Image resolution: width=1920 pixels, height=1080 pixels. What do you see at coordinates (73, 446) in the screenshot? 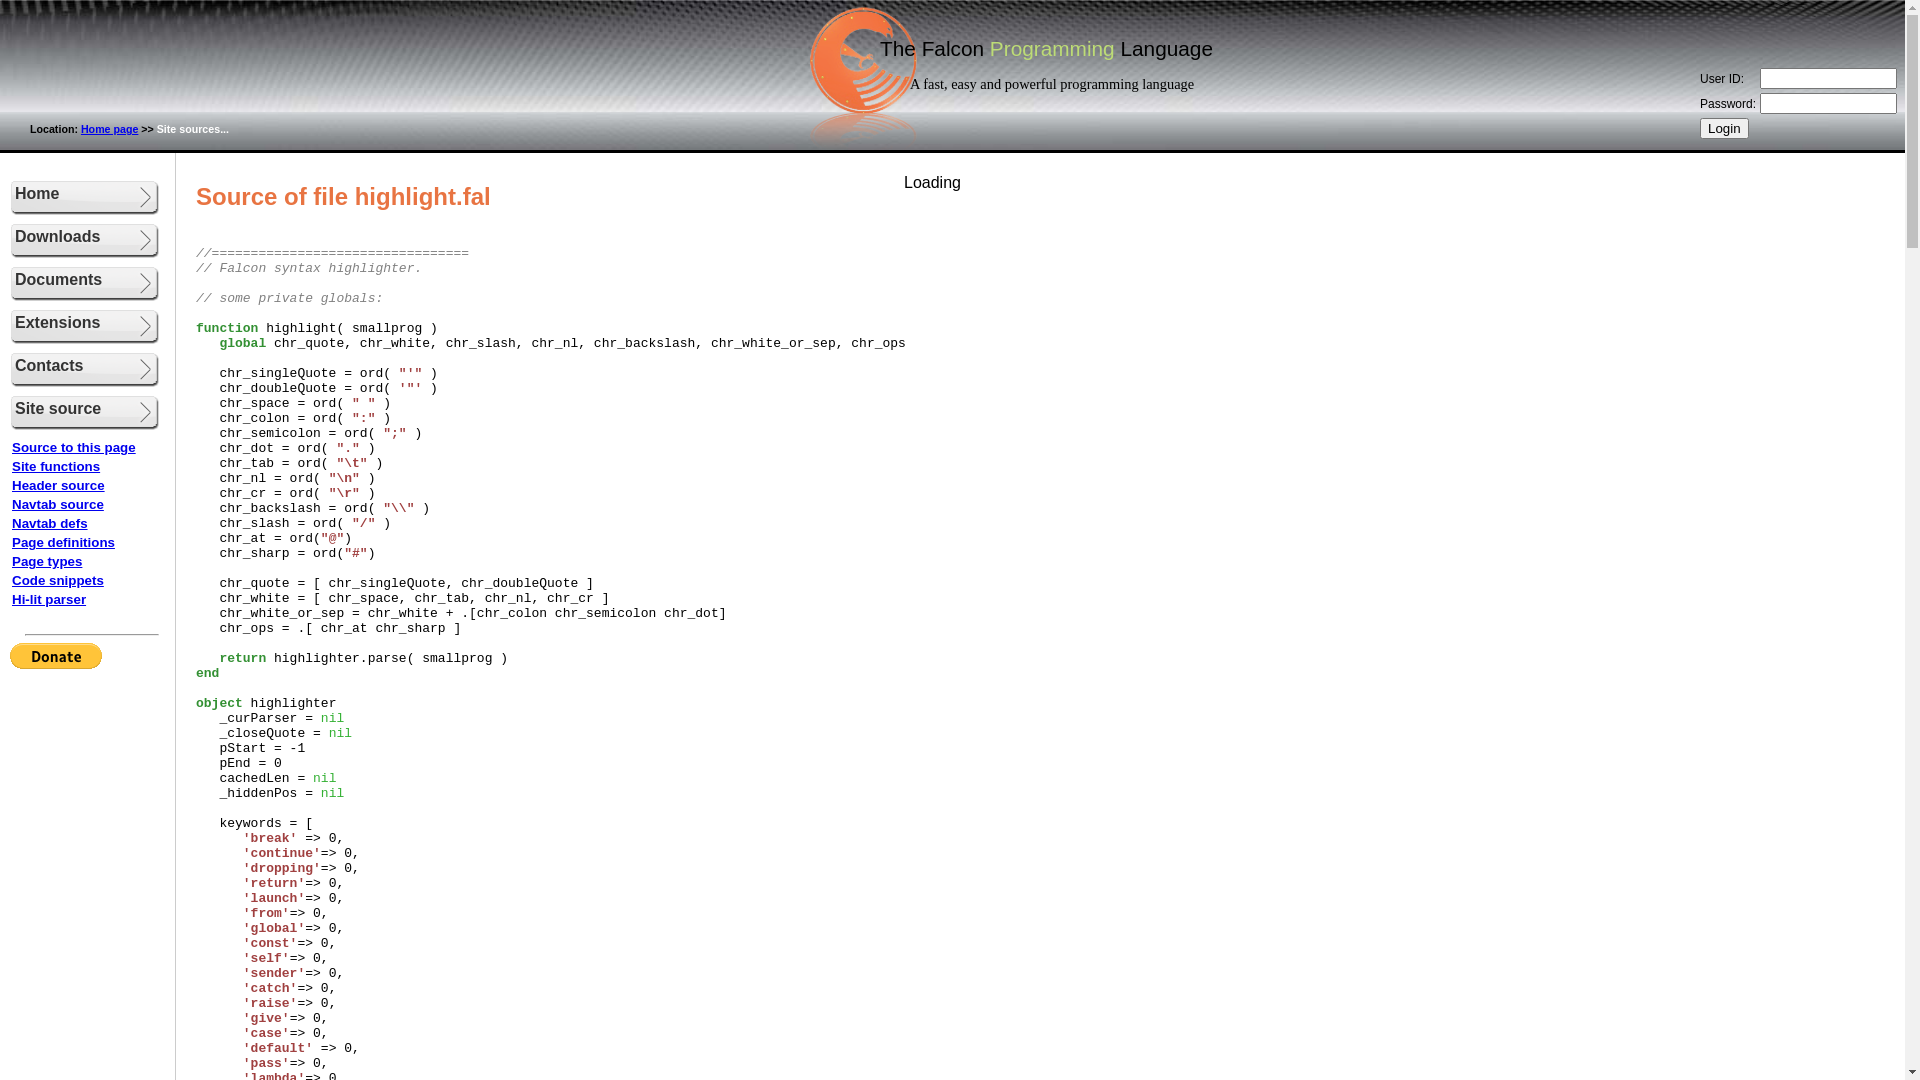
I see `'Source to this page'` at bounding box center [73, 446].